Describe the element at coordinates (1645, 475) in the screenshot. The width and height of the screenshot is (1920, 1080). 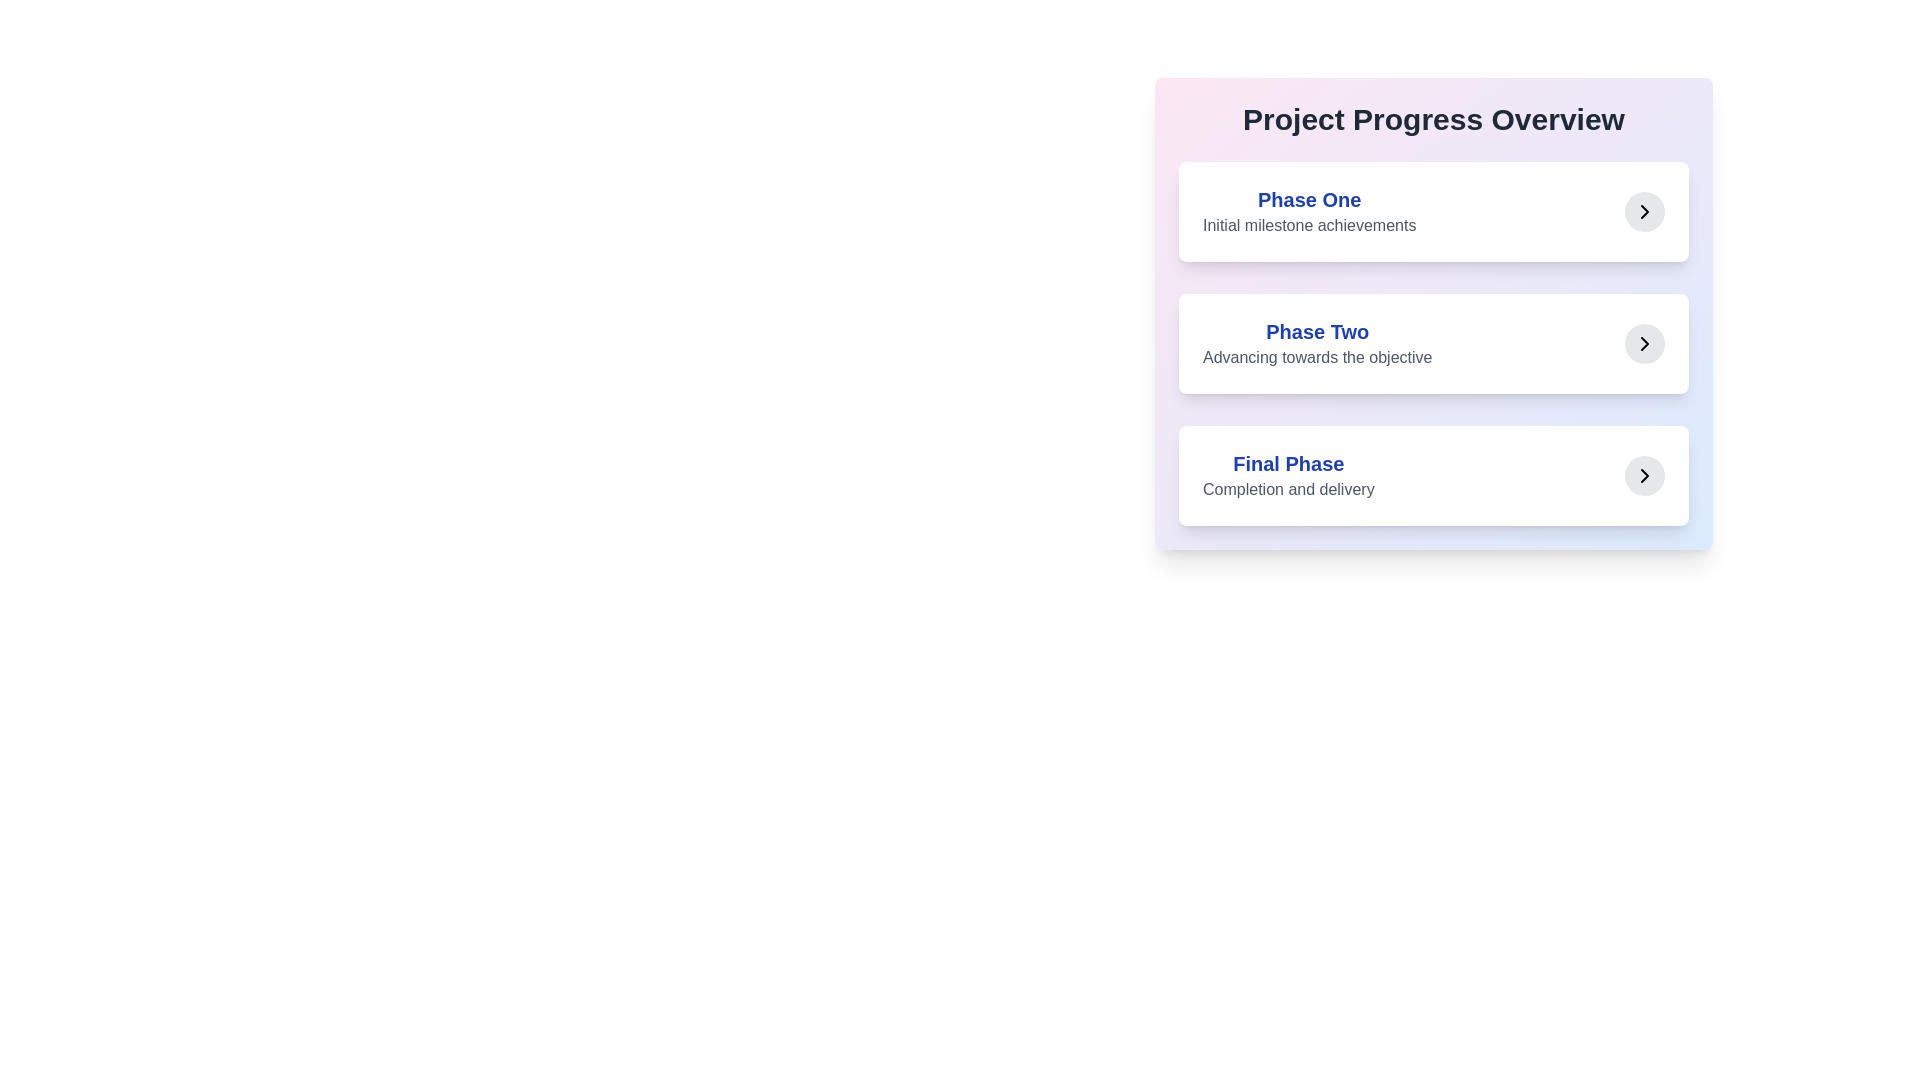
I see `the circular gray button with a black rightward chevron icon, located on the far right of the 'Final Phase' row in the 'Project Progress Overview' card` at that location.